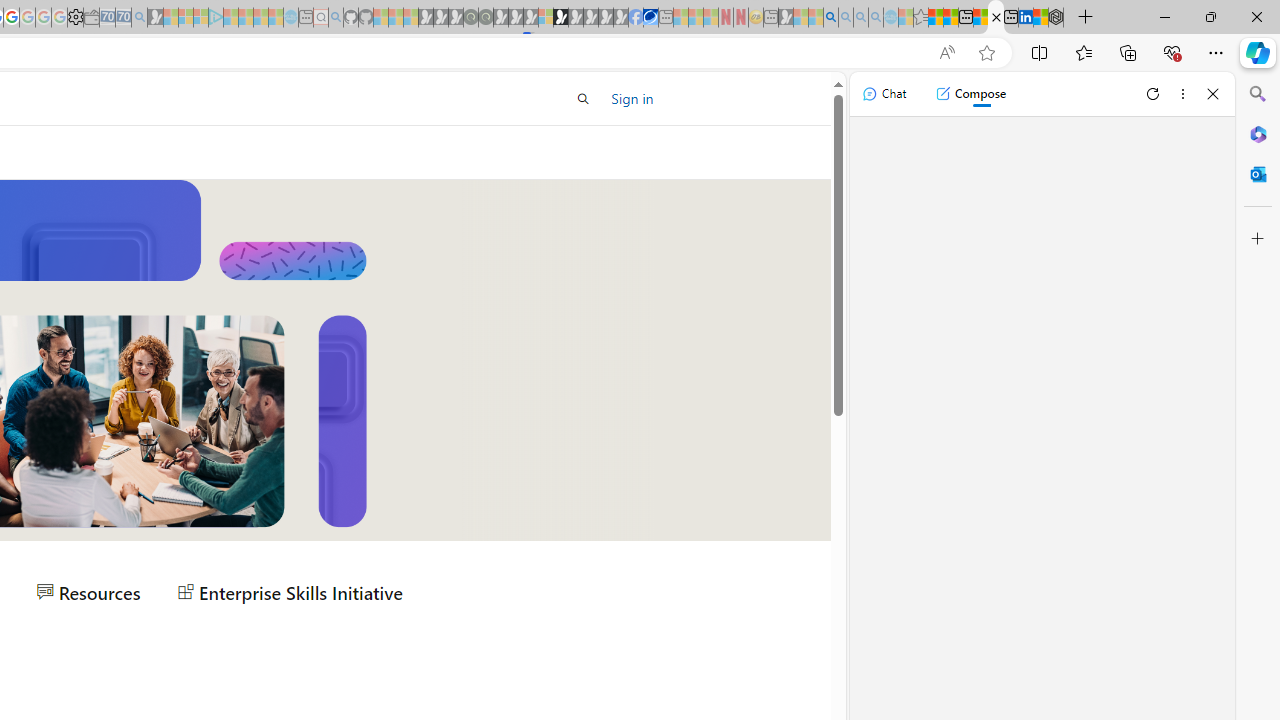 The image size is (1280, 720). Describe the element at coordinates (634, 17) in the screenshot. I see `'Nordace | Facebook - Sleeping'` at that location.